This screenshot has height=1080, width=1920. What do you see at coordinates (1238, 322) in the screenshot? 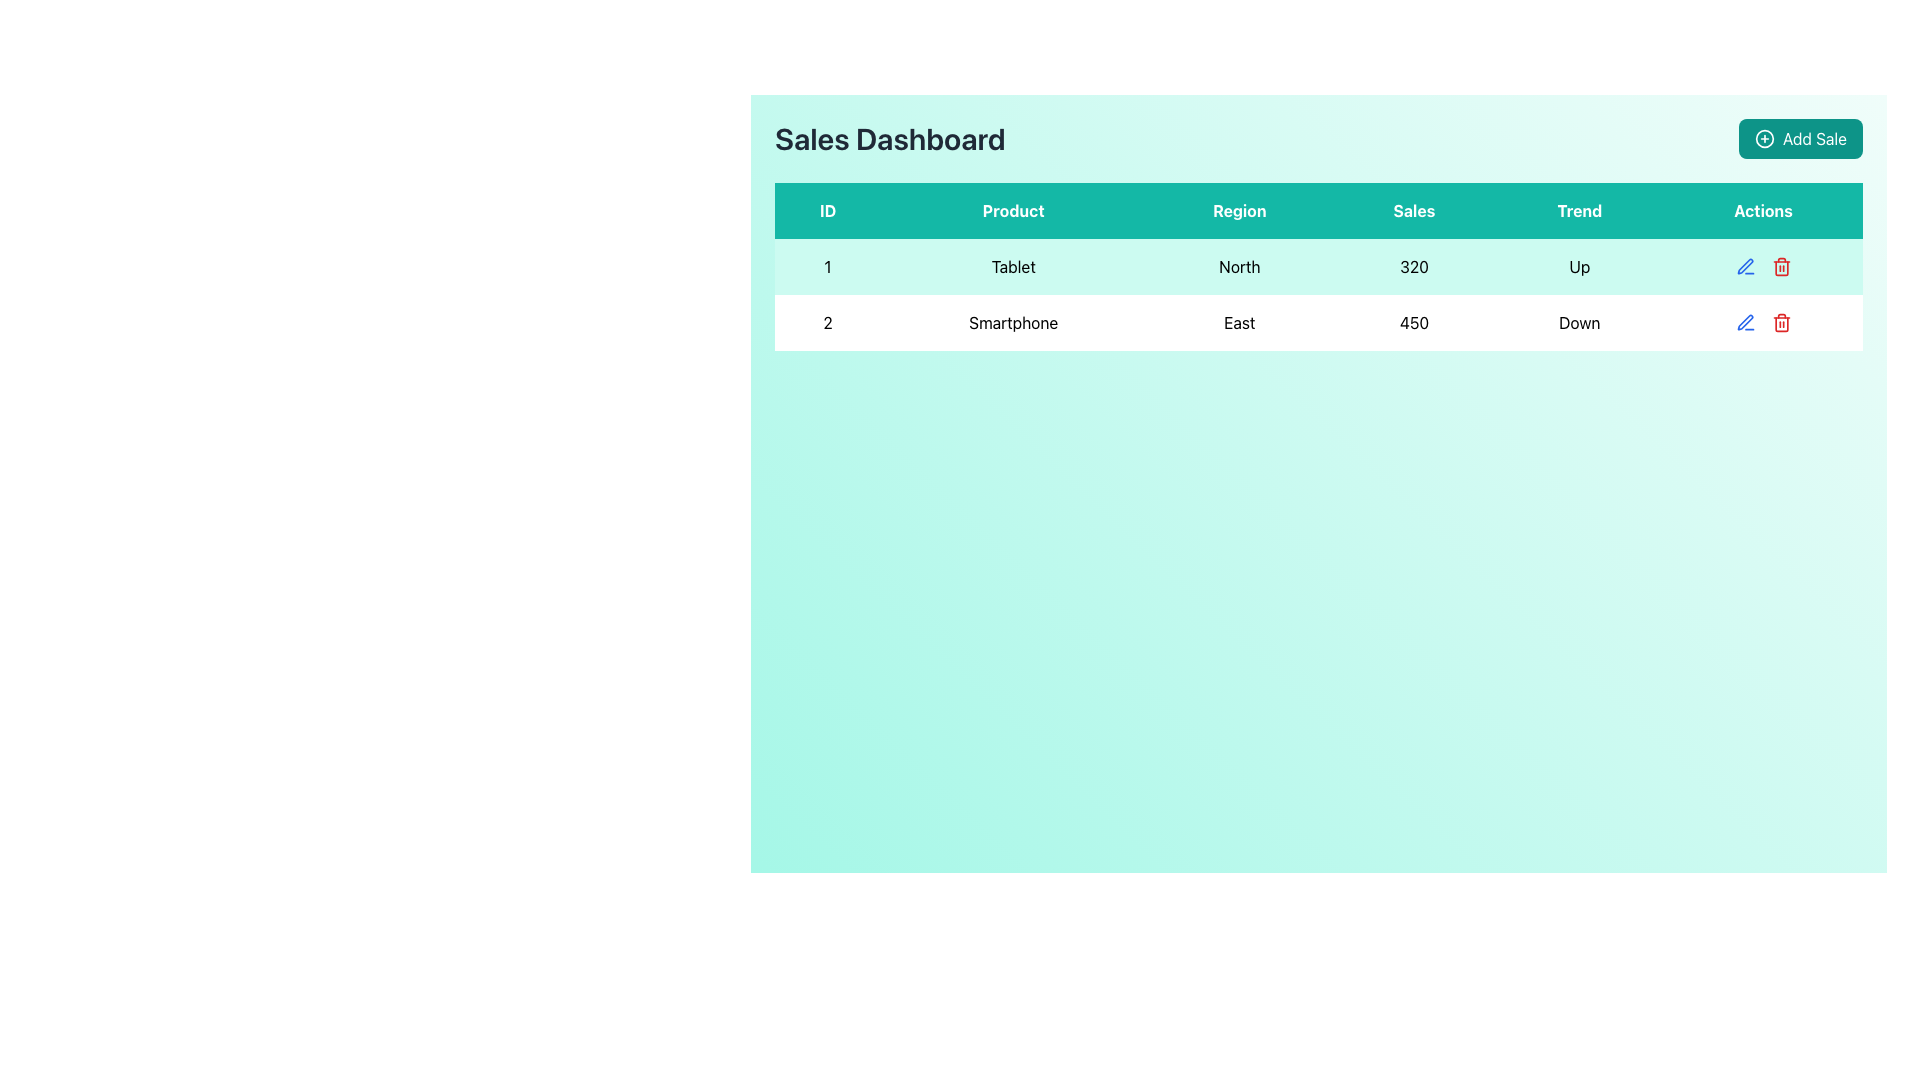
I see `the 'East' text cell in the 'Sales Dashboard' which is the third item in the second row of the table, displaying centered text against a white background` at bounding box center [1238, 322].